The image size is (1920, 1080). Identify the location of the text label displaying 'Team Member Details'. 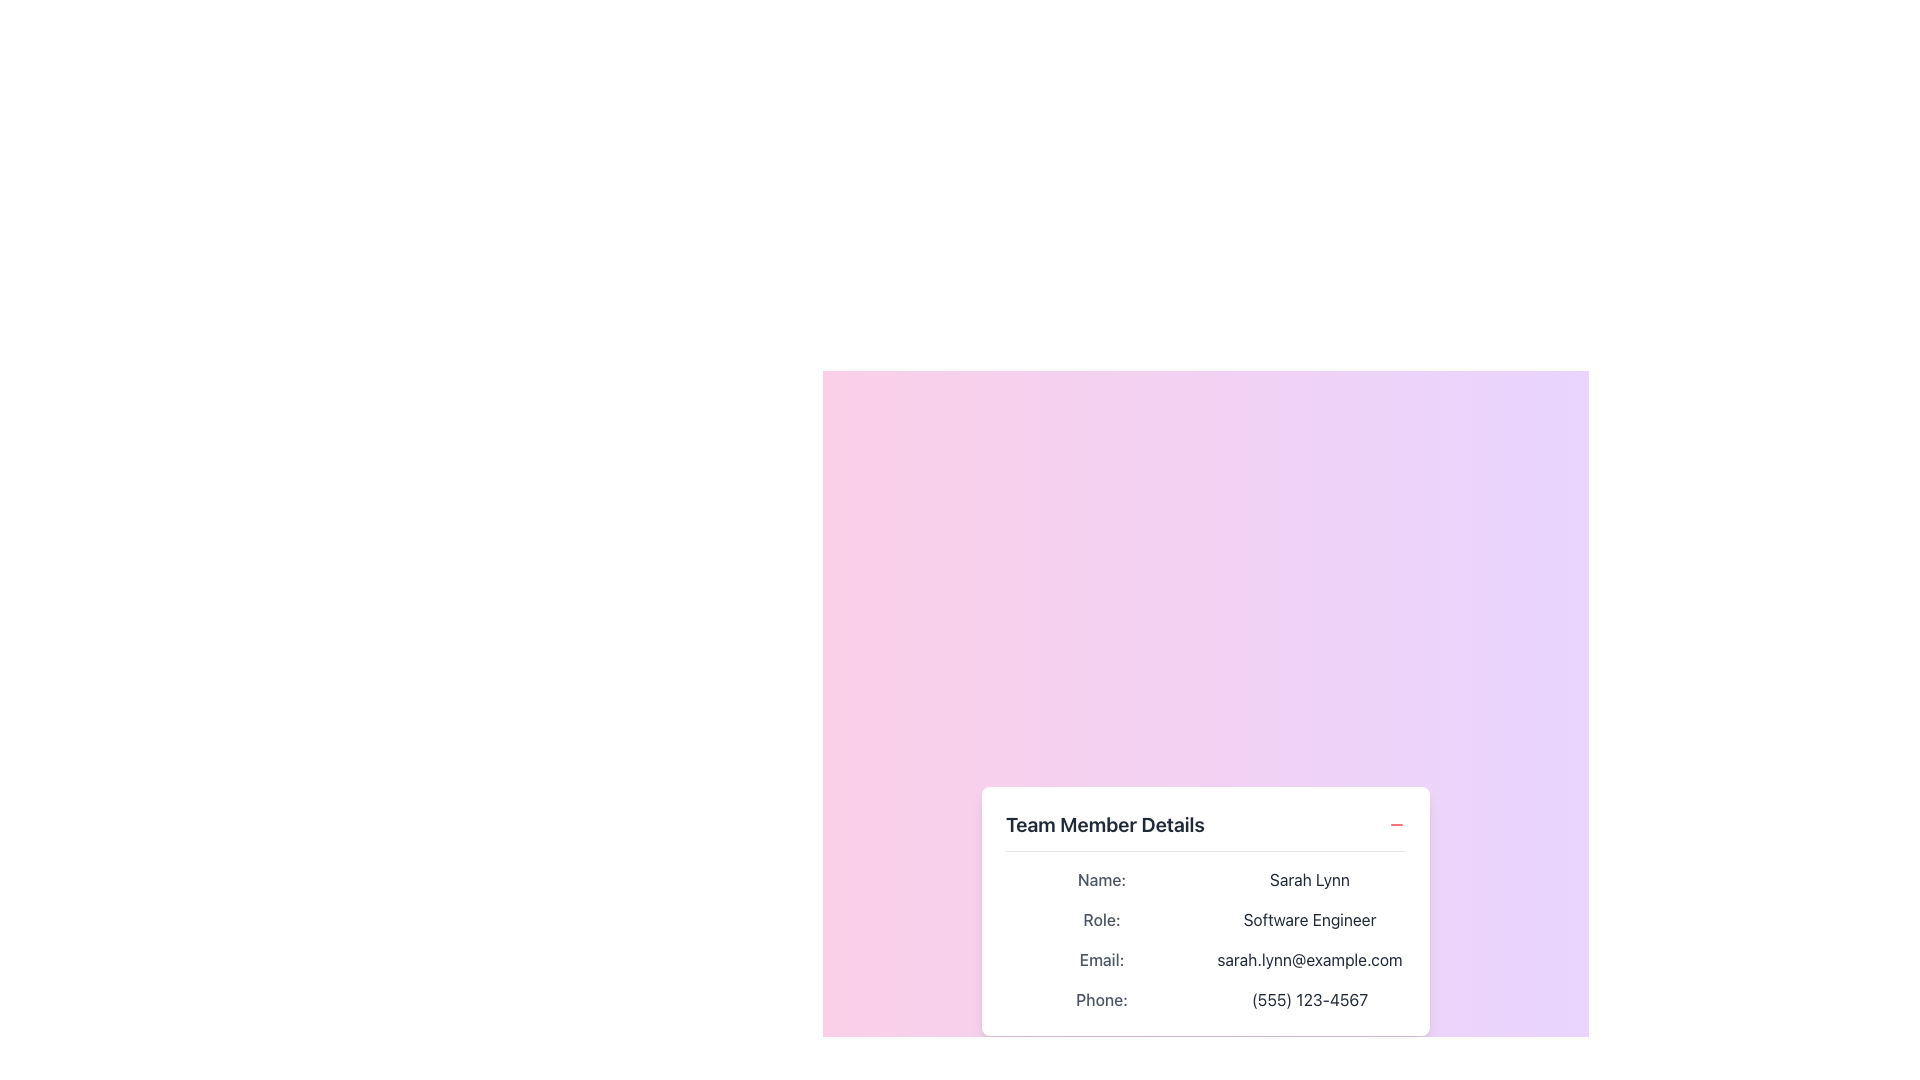
(1104, 824).